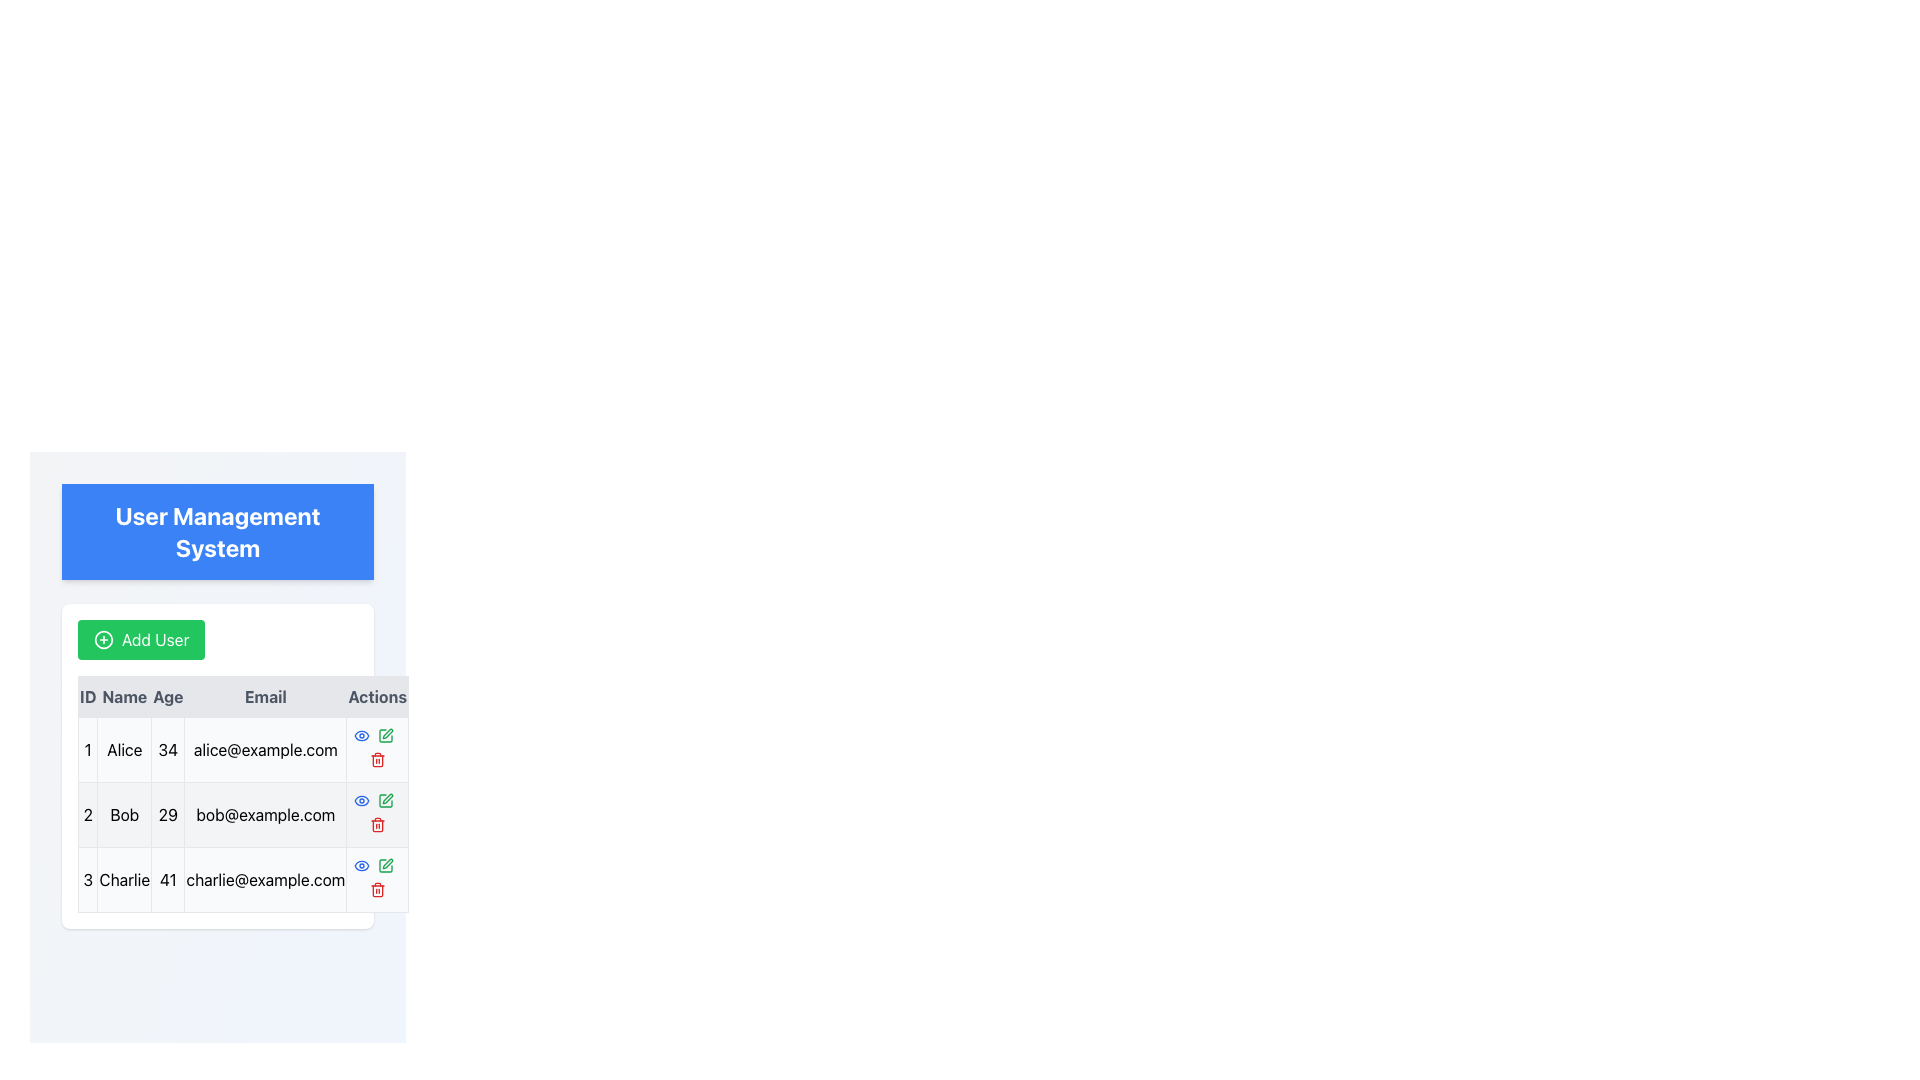 The height and width of the screenshot is (1080, 1920). What do you see at coordinates (168, 878) in the screenshot?
I see `the table cell displaying the age of the user 'Charlie', located` at bounding box center [168, 878].